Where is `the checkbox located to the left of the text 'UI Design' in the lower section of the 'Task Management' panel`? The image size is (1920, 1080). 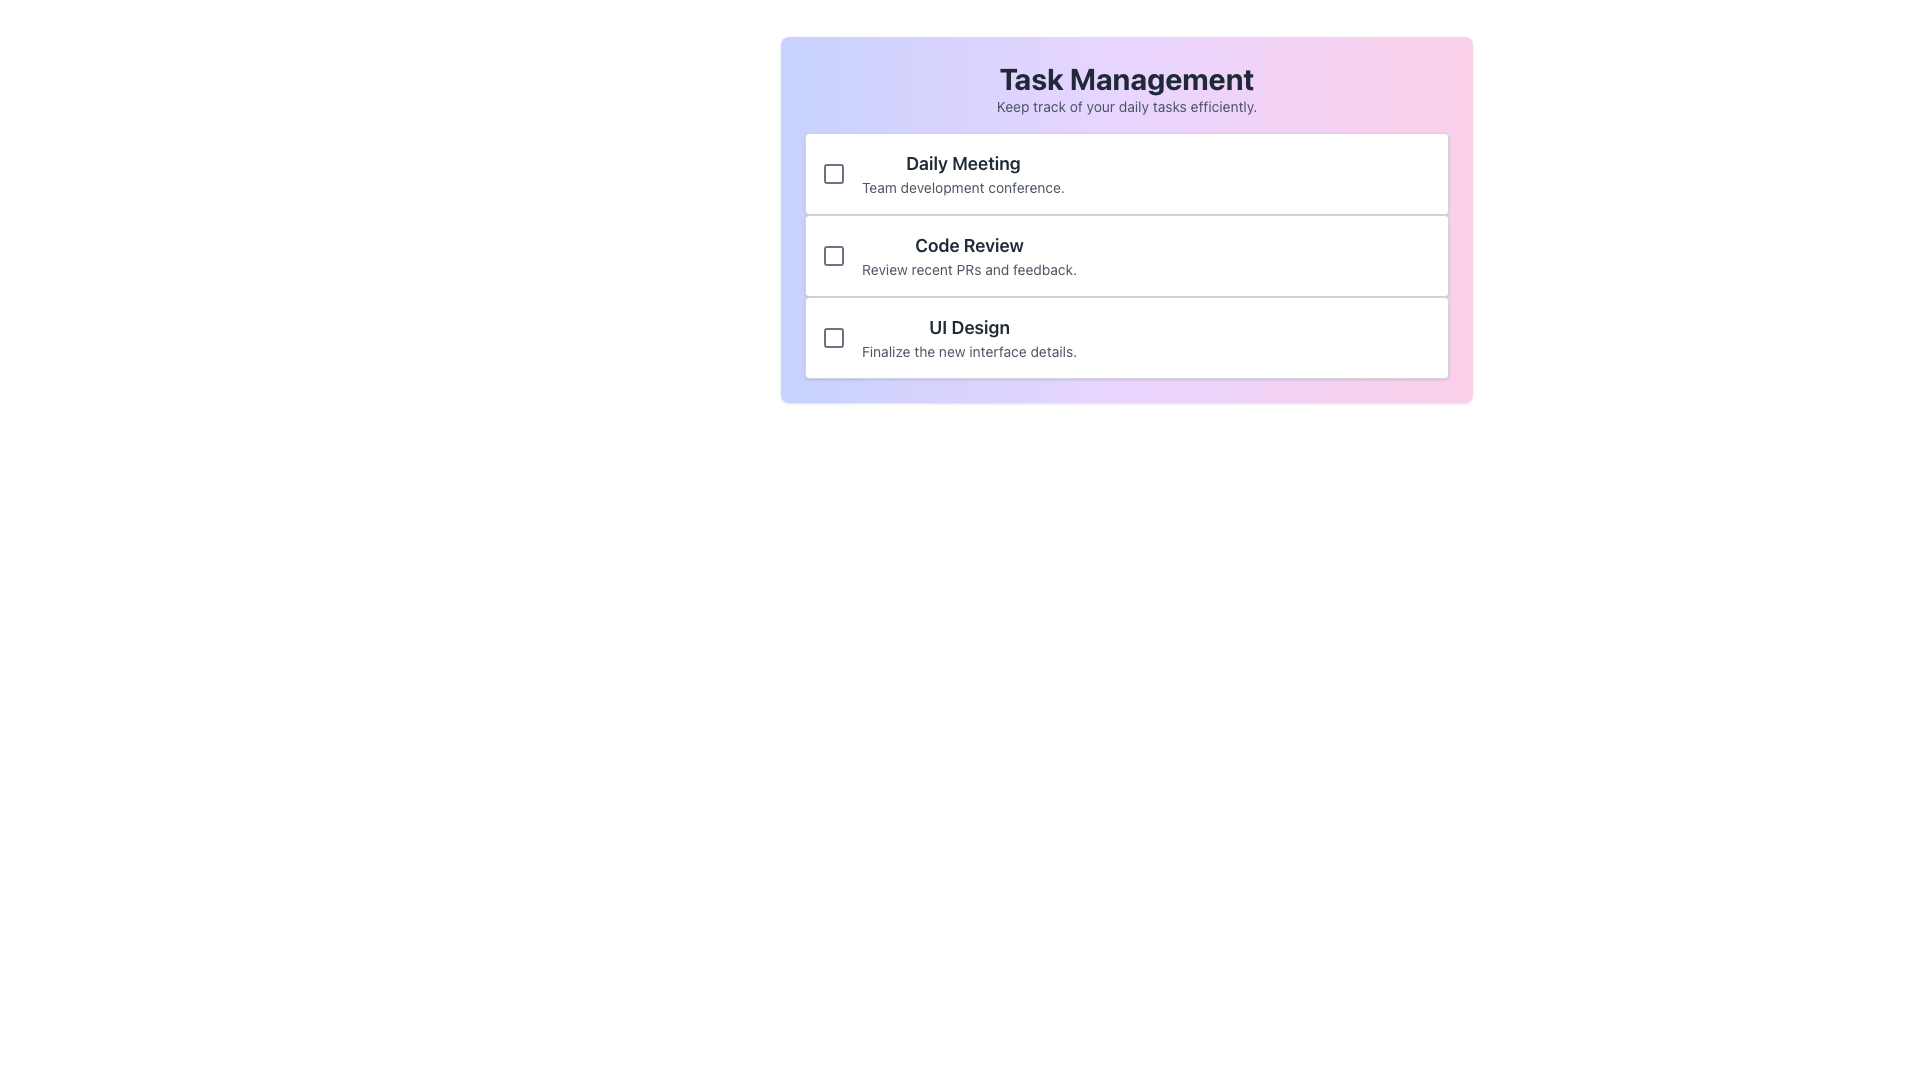
the checkbox located to the left of the text 'UI Design' in the lower section of the 'Task Management' panel is located at coordinates (834, 337).